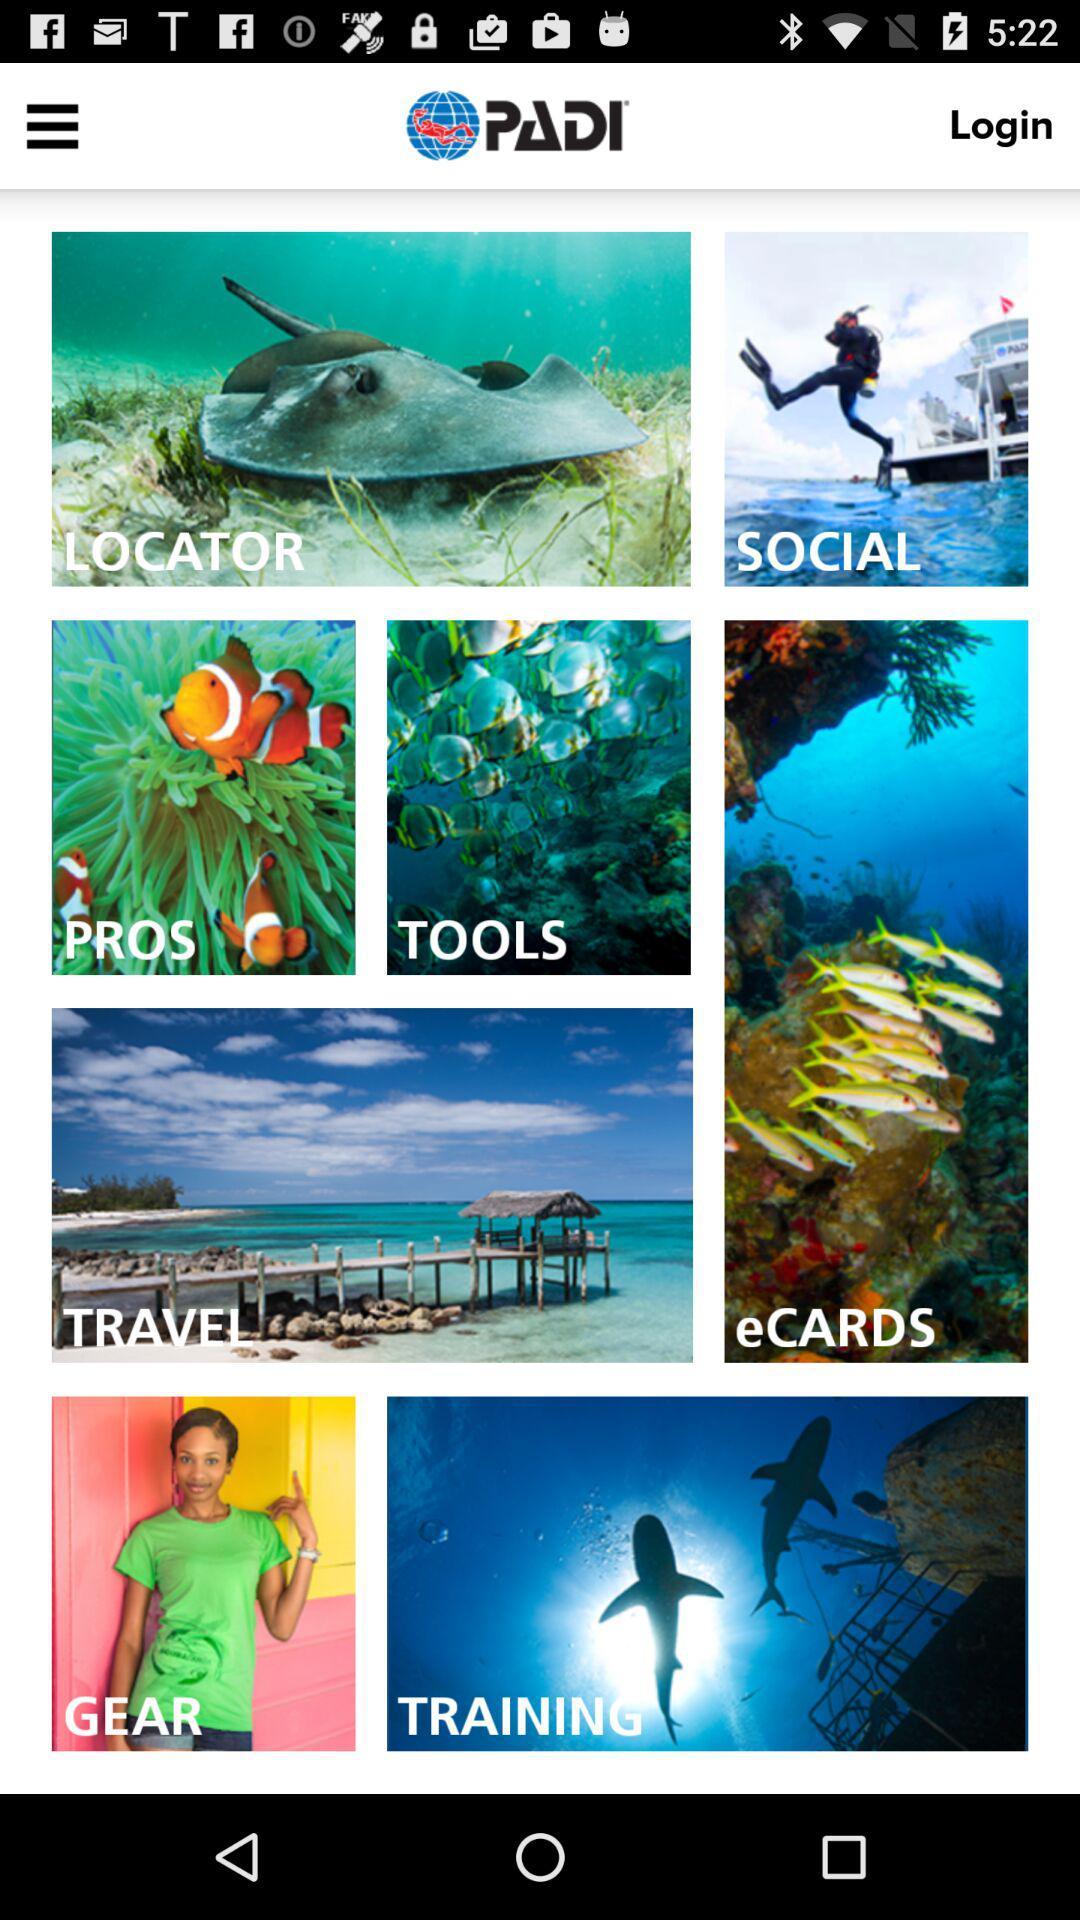 The image size is (1080, 1920). What do you see at coordinates (371, 408) in the screenshot?
I see `locator menu` at bounding box center [371, 408].